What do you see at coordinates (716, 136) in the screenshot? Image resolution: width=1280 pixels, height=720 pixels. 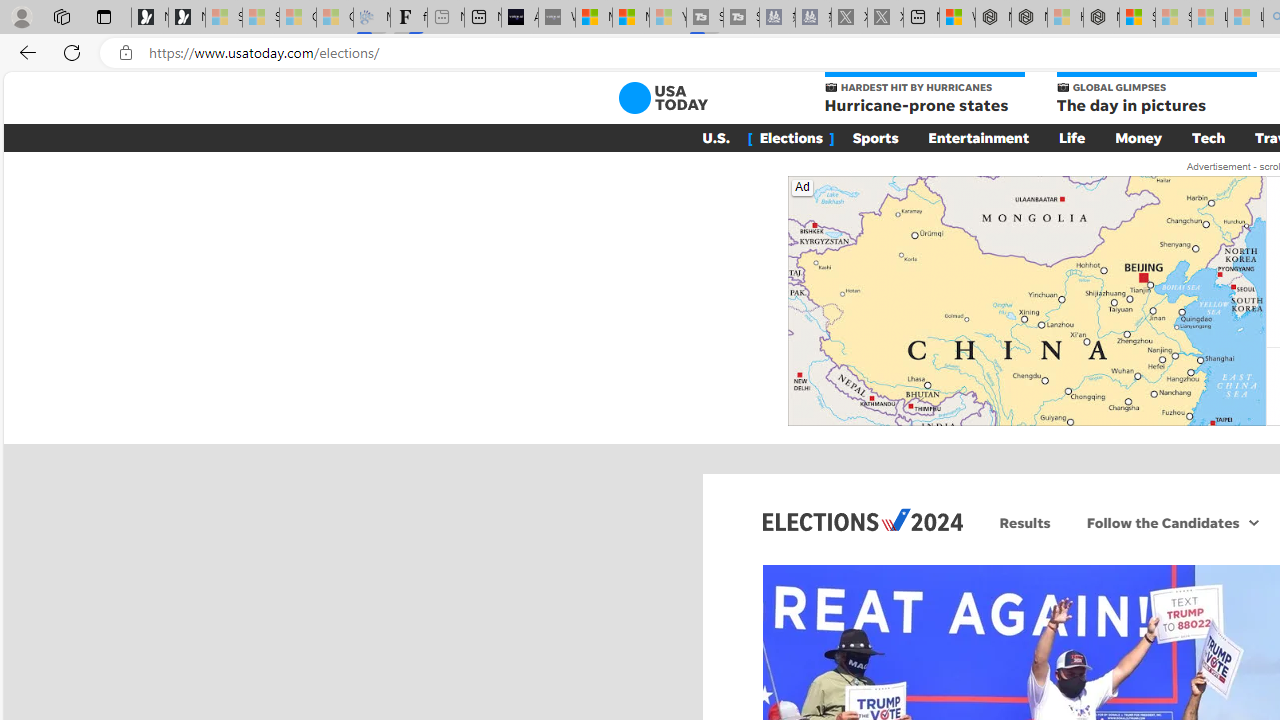 I see `'U.S.'` at bounding box center [716, 136].